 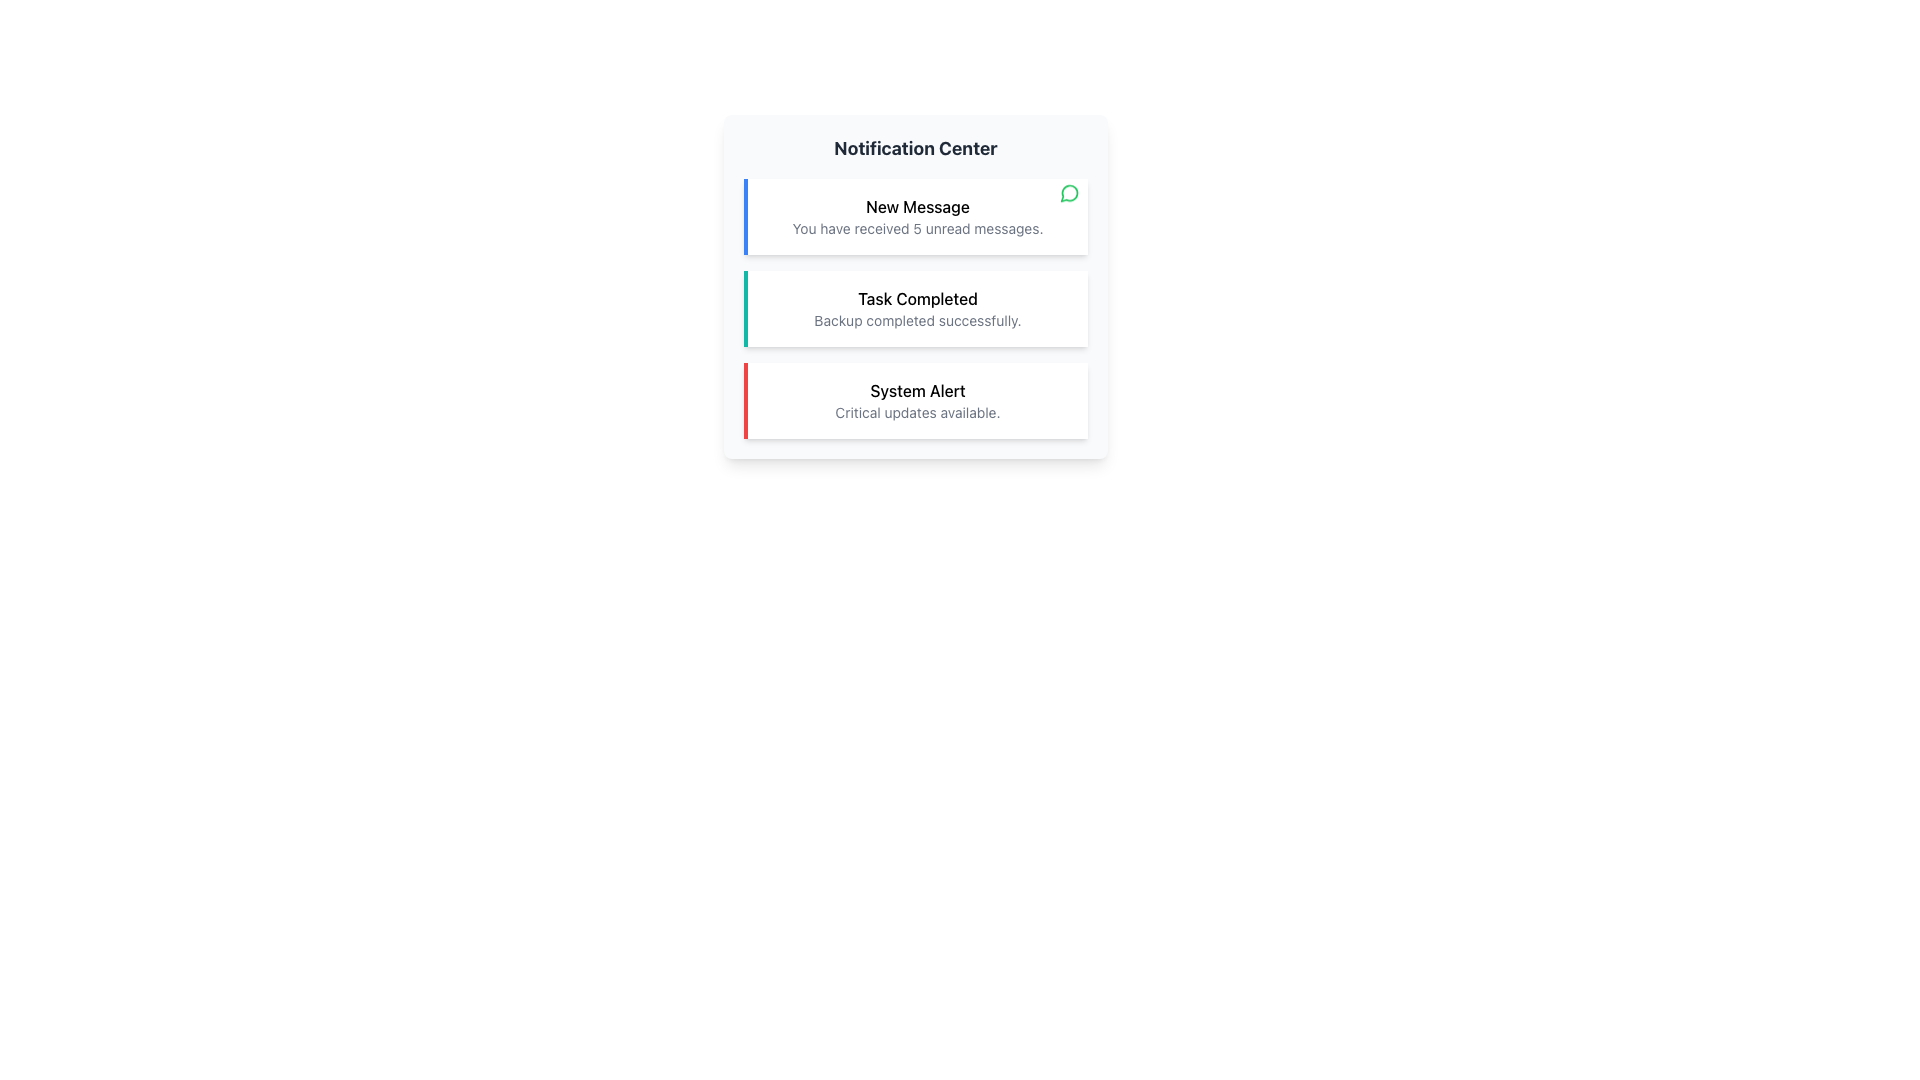 What do you see at coordinates (915, 286) in the screenshot?
I see `the notification in the Notification Panel, which is the second notification item below the 'Notification Center' heading` at bounding box center [915, 286].